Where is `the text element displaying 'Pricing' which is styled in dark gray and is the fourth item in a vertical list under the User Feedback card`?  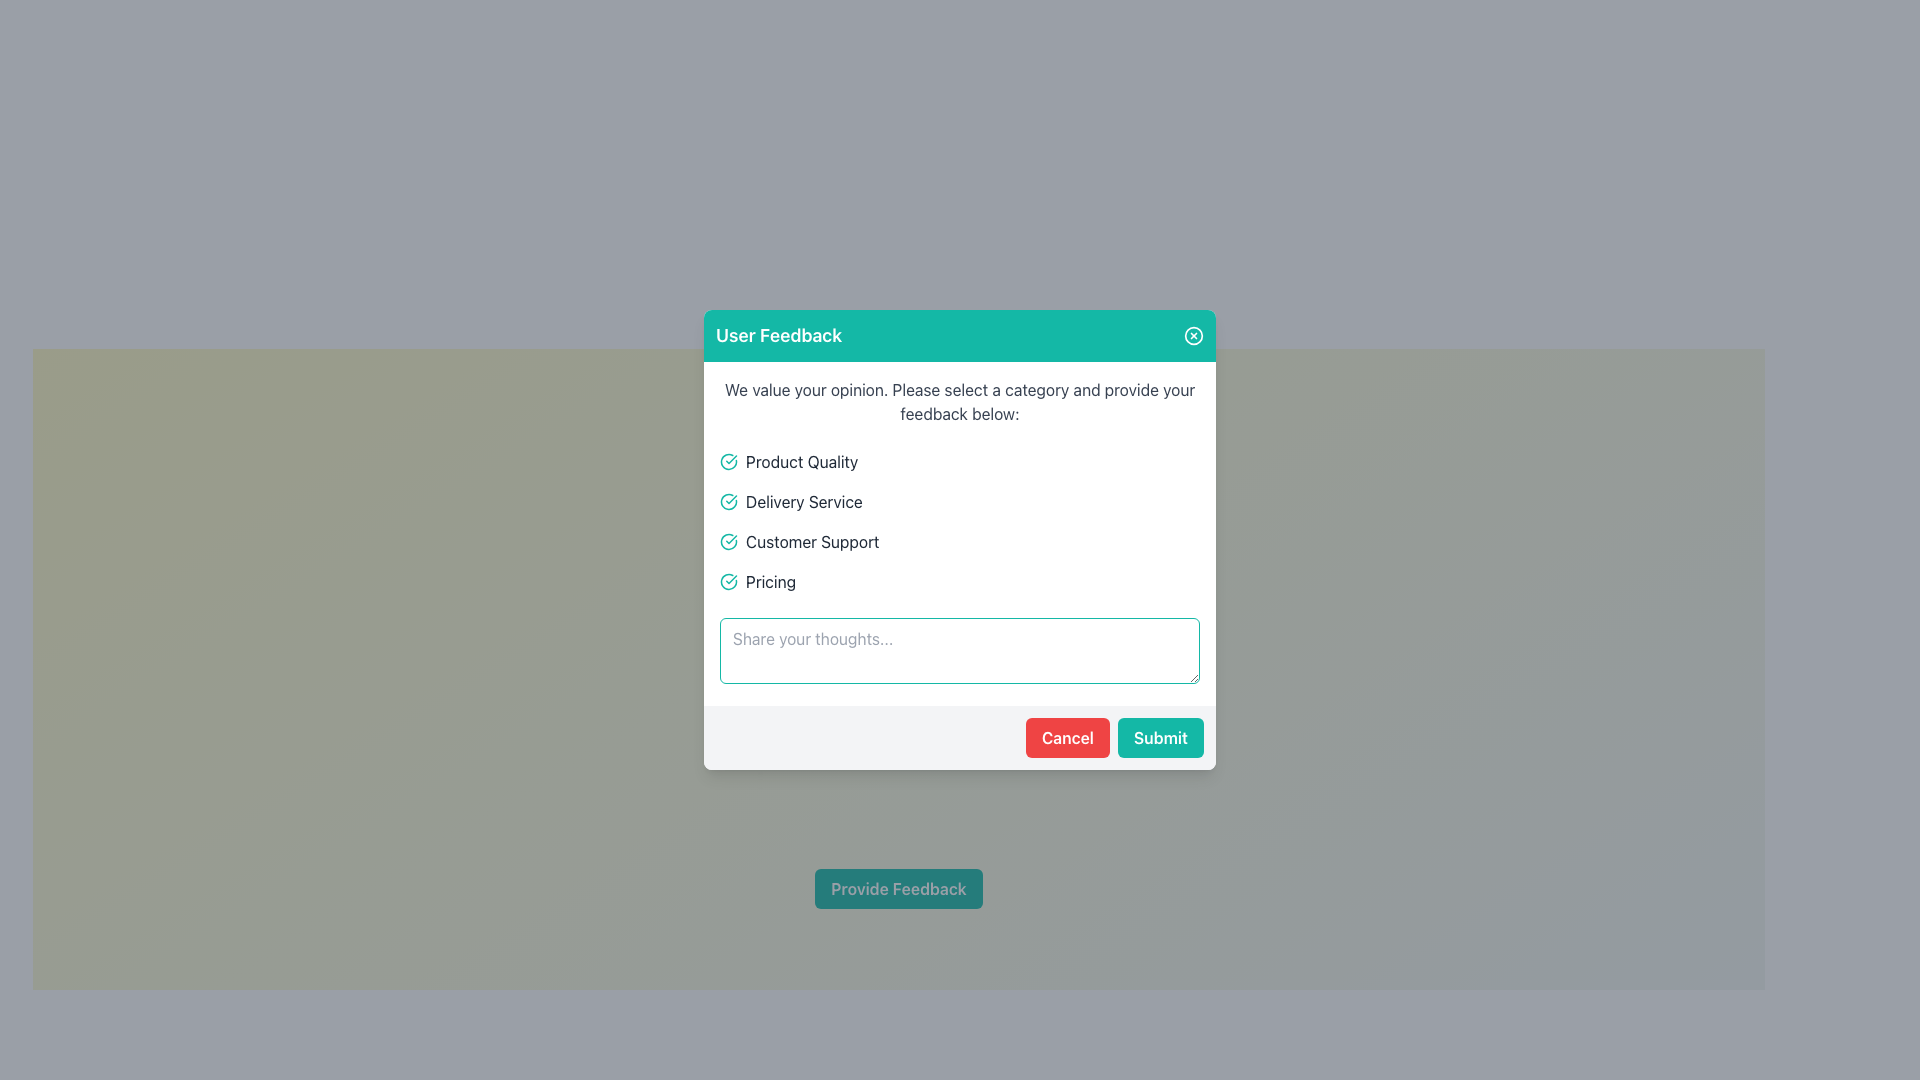
the text element displaying 'Pricing' which is styled in dark gray and is the fourth item in a vertical list under the User Feedback card is located at coordinates (770, 582).